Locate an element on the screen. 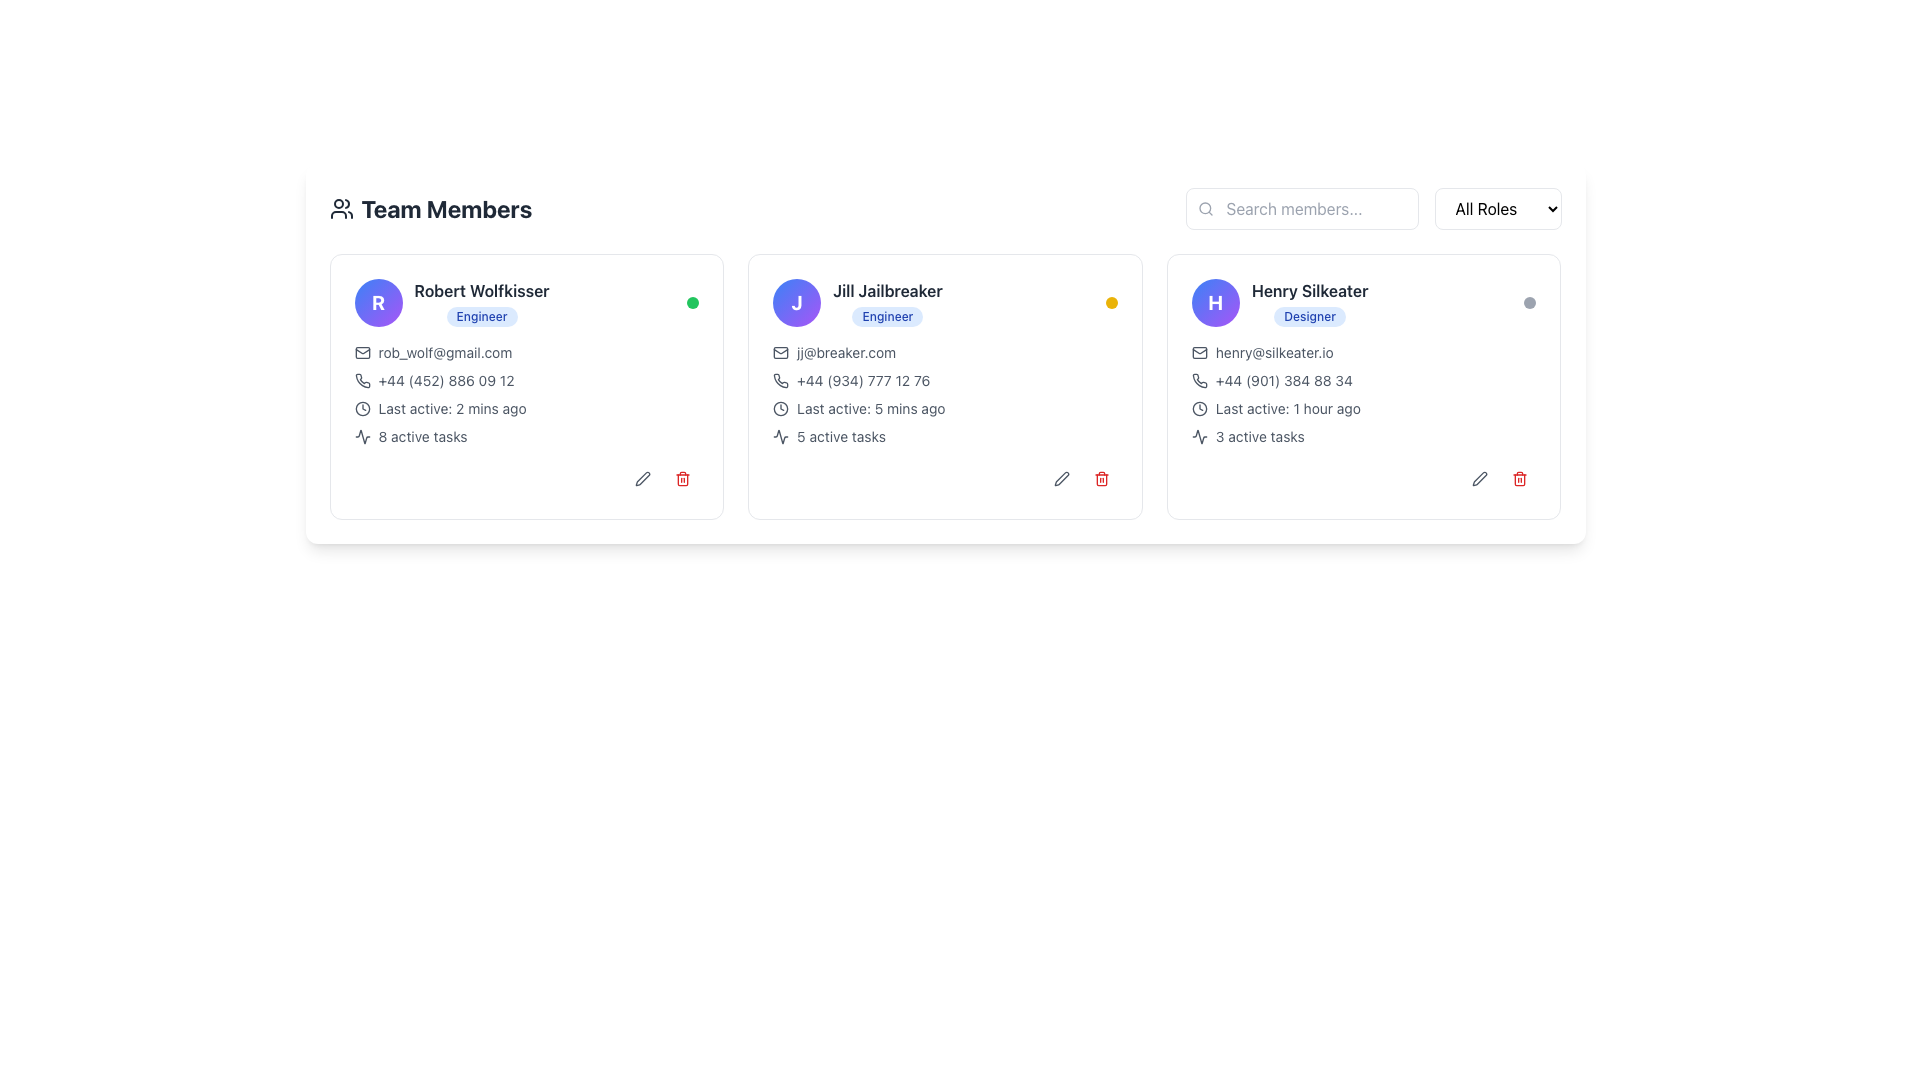 The height and width of the screenshot is (1080, 1920). the Dropdown menu button labeled 'All Roles' is located at coordinates (1497, 208).